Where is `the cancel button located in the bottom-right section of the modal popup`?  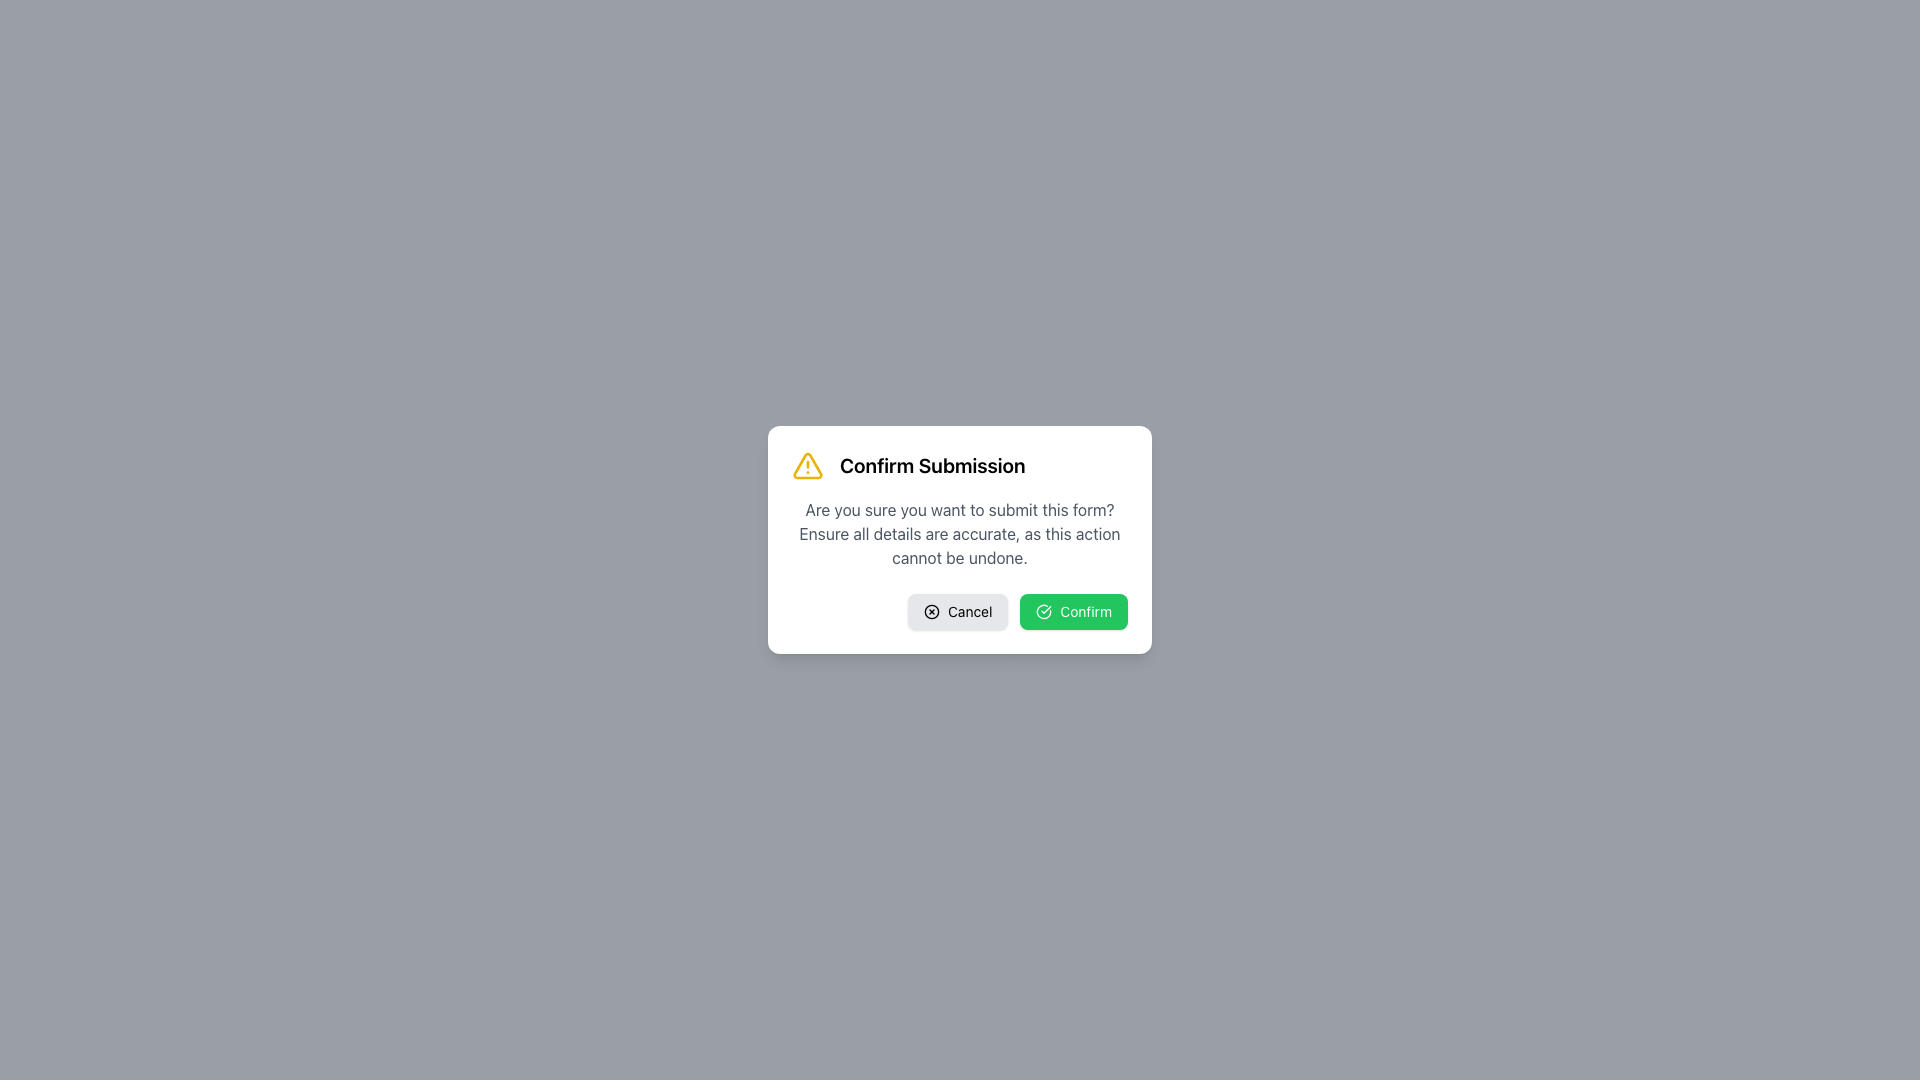
the cancel button located in the bottom-right section of the modal popup is located at coordinates (957, 611).